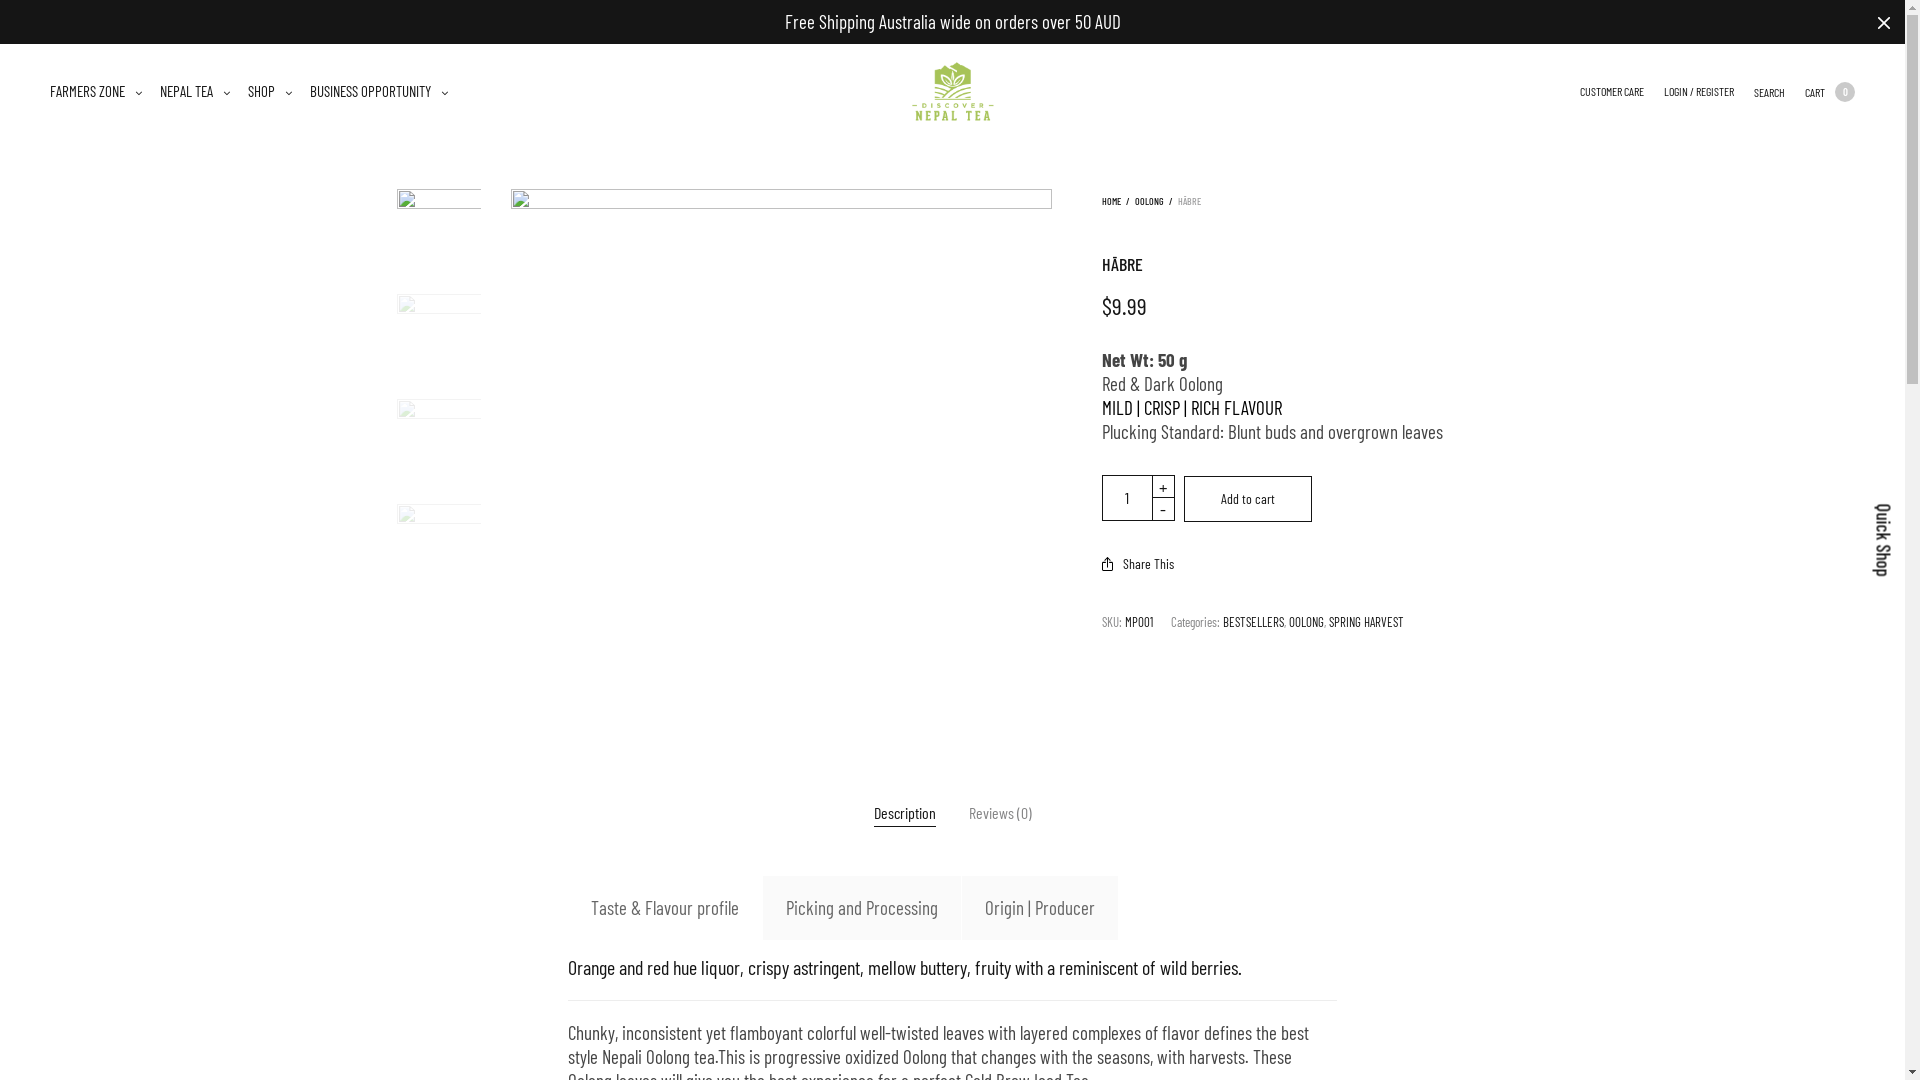  I want to click on 'Description', so click(904, 813).